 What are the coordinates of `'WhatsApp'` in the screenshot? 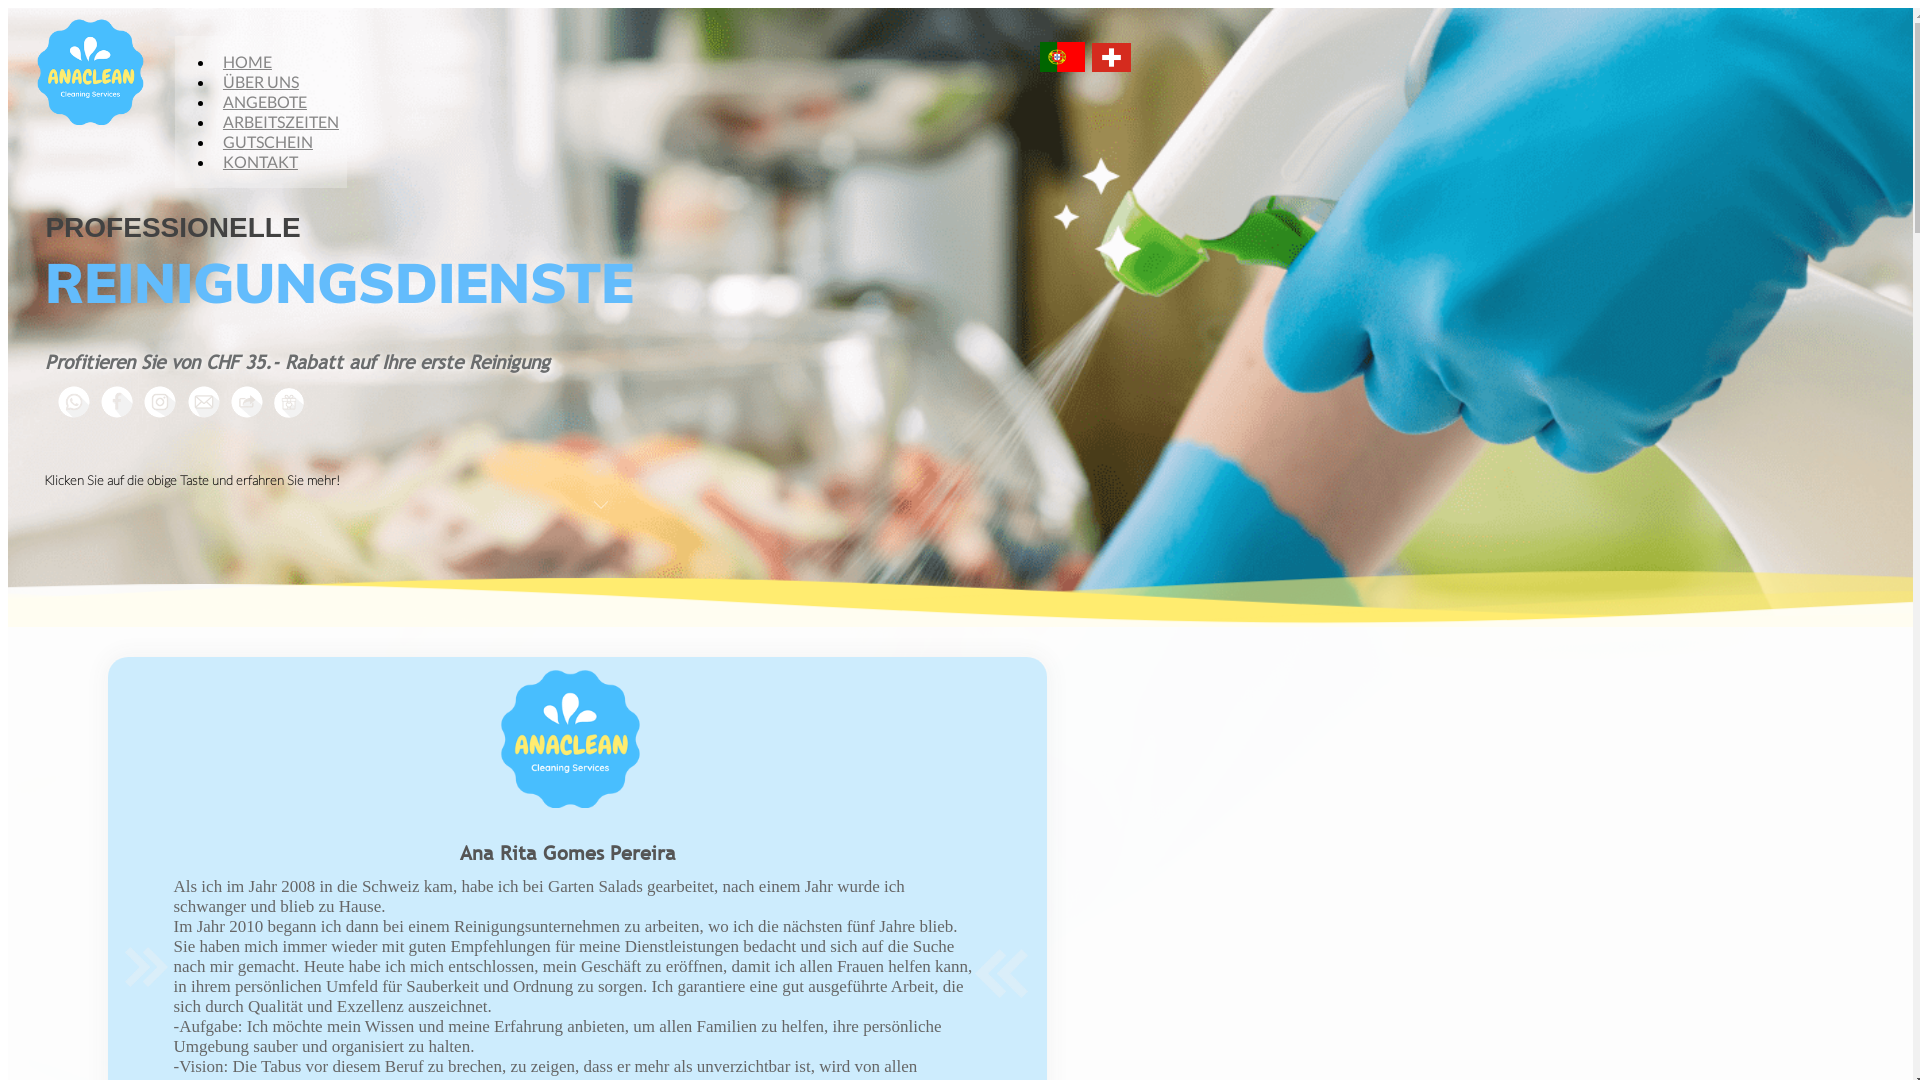 It's located at (73, 401).